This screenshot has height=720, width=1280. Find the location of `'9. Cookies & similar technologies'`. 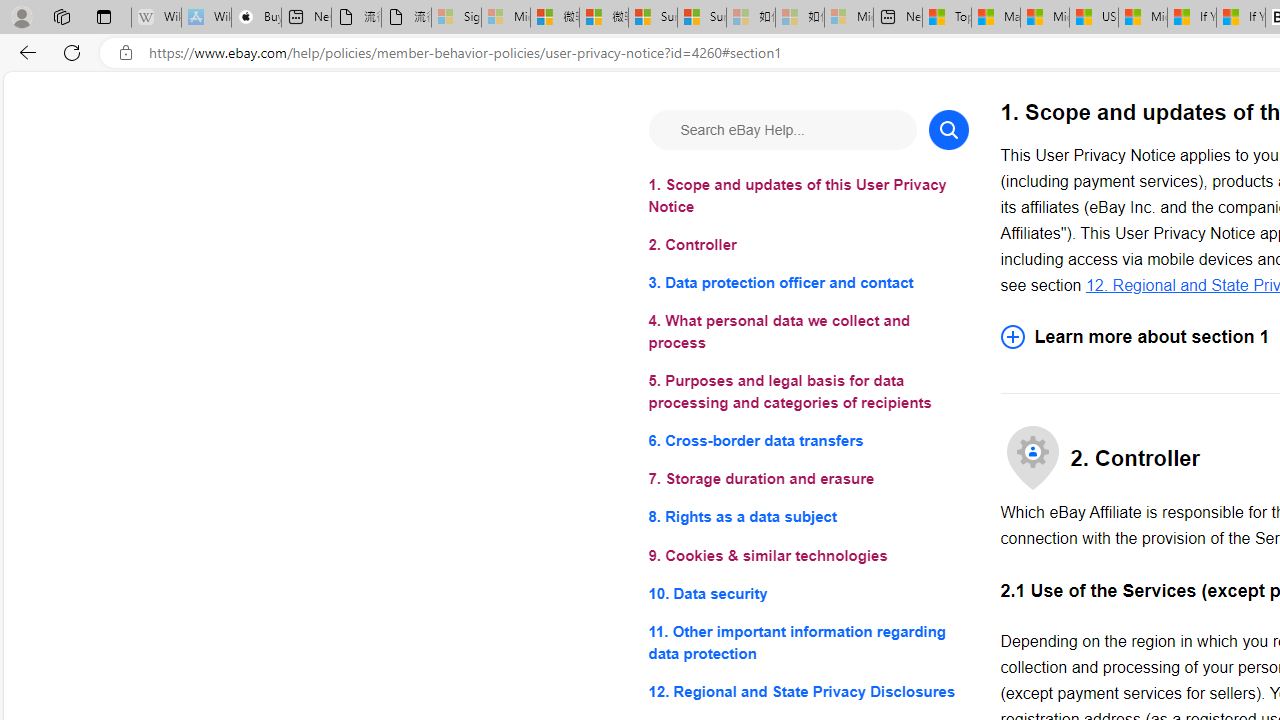

'9. Cookies & similar technologies' is located at coordinates (808, 555).